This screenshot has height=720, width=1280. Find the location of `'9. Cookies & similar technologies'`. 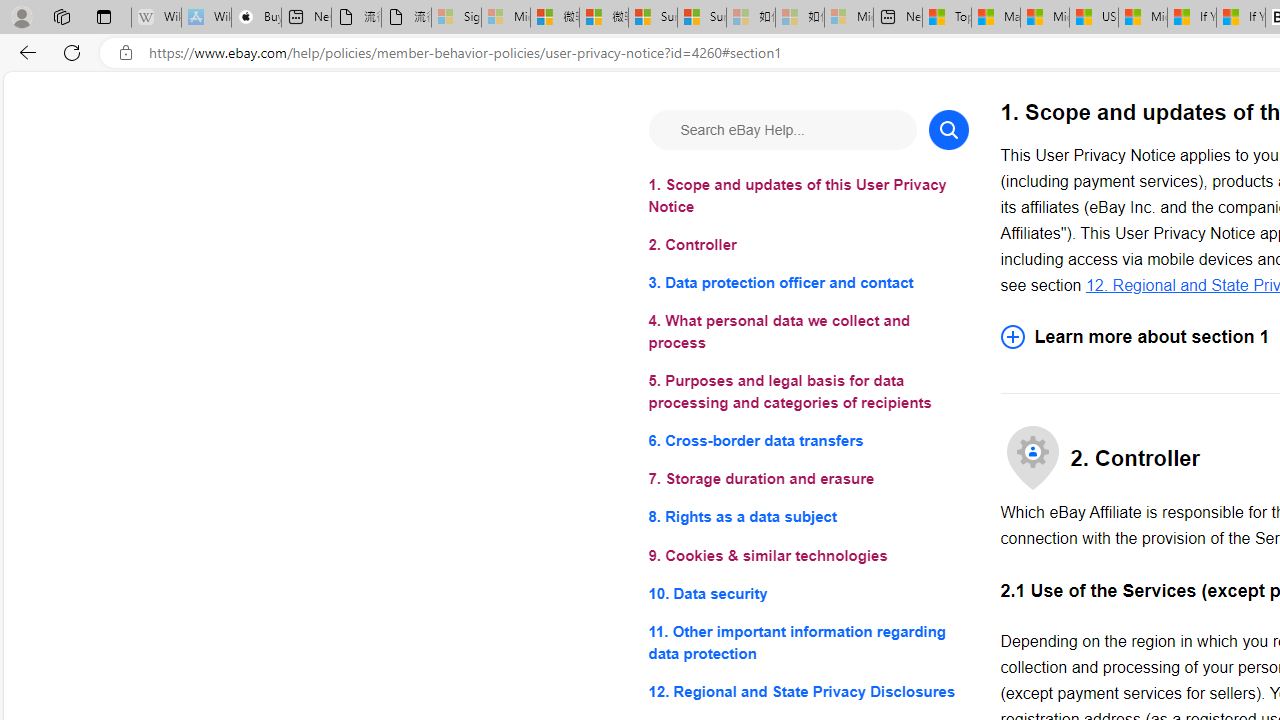

'9. Cookies & similar technologies' is located at coordinates (808, 555).